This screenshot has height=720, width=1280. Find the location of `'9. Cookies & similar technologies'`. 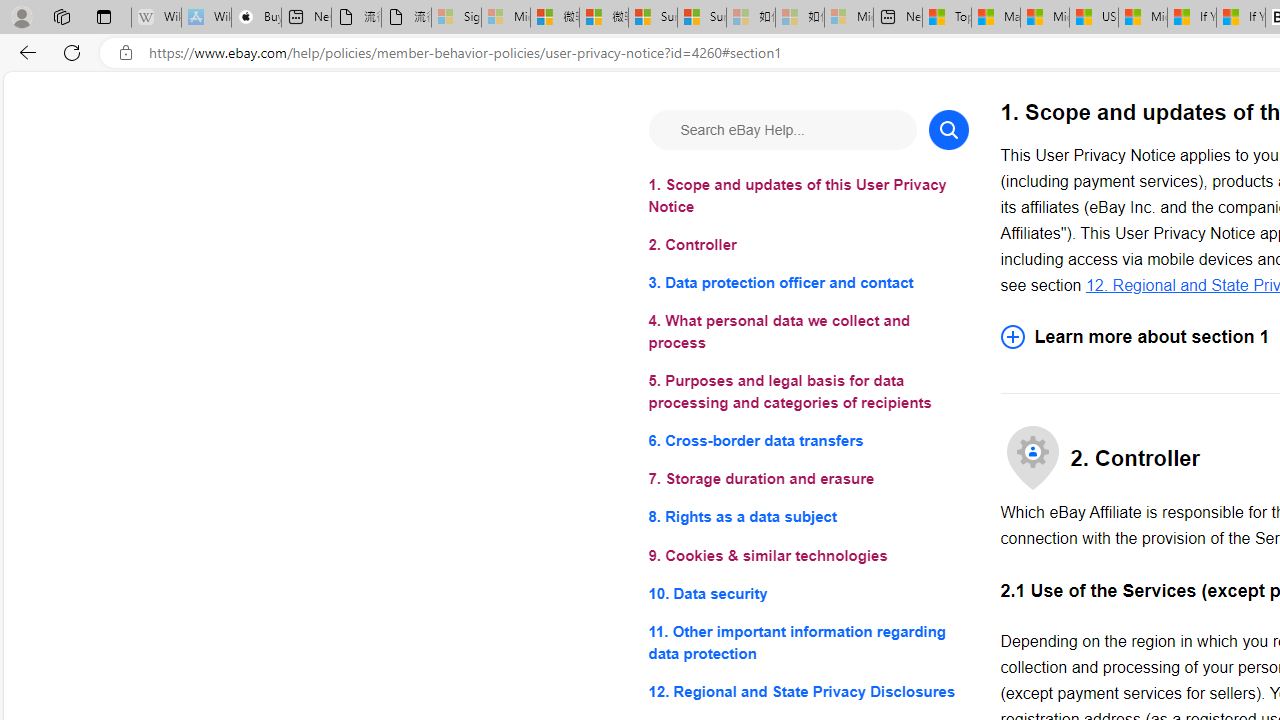

'9. Cookies & similar technologies' is located at coordinates (808, 555).